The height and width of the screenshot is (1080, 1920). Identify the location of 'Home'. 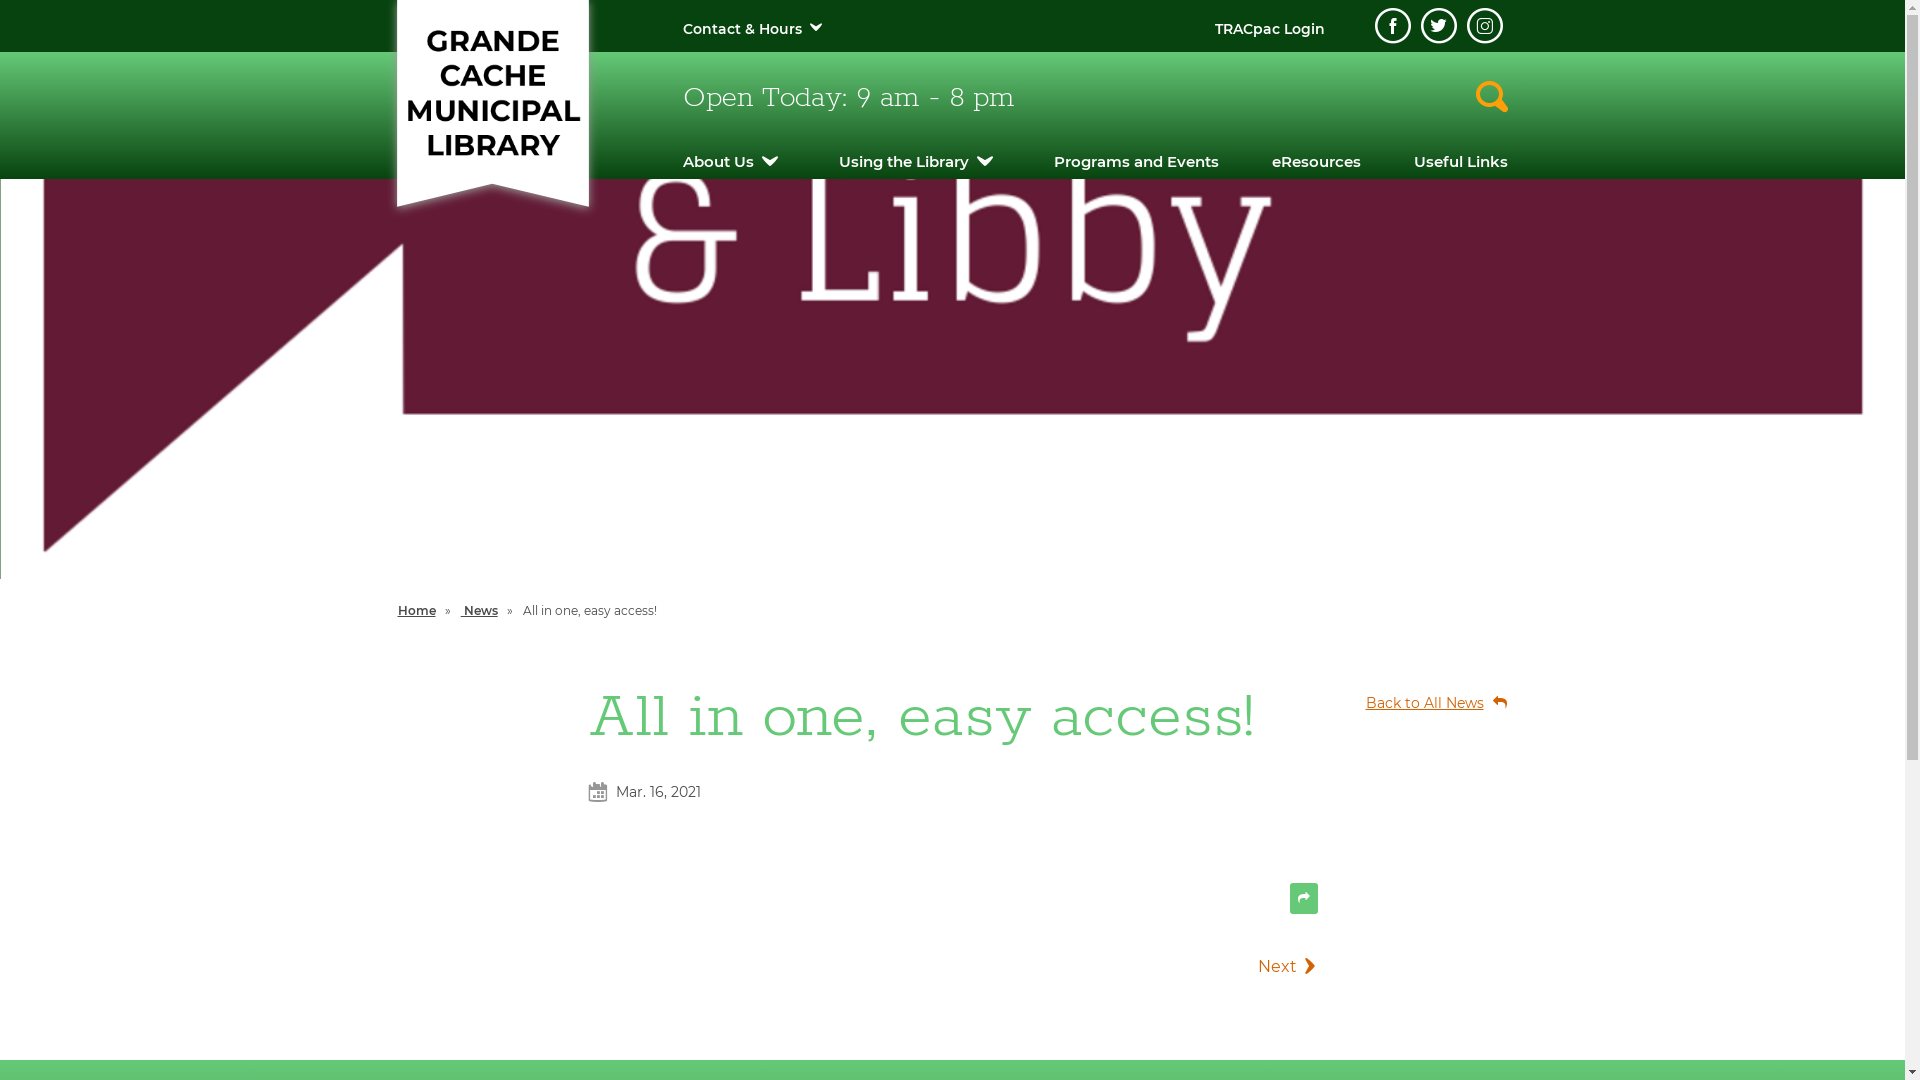
(416, 609).